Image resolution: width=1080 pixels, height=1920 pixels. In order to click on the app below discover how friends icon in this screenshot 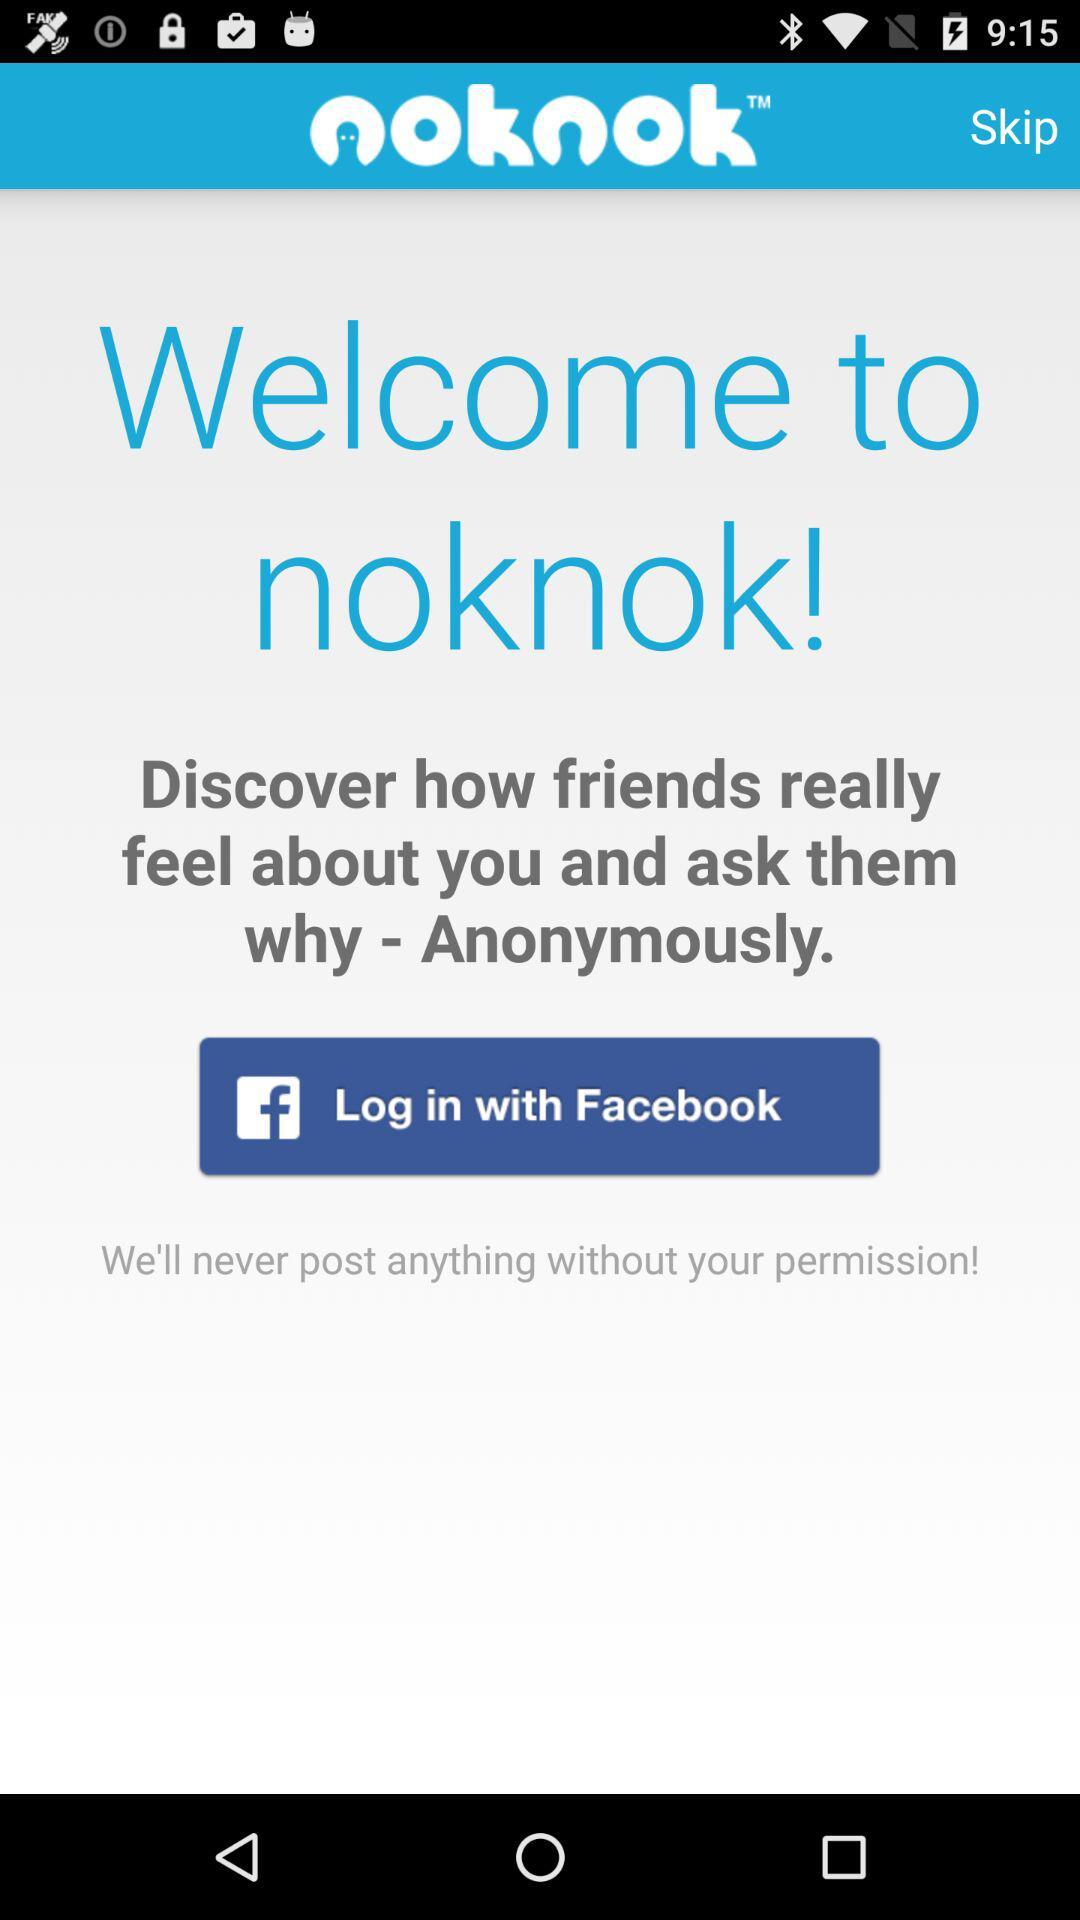, I will do `click(538, 1105)`.